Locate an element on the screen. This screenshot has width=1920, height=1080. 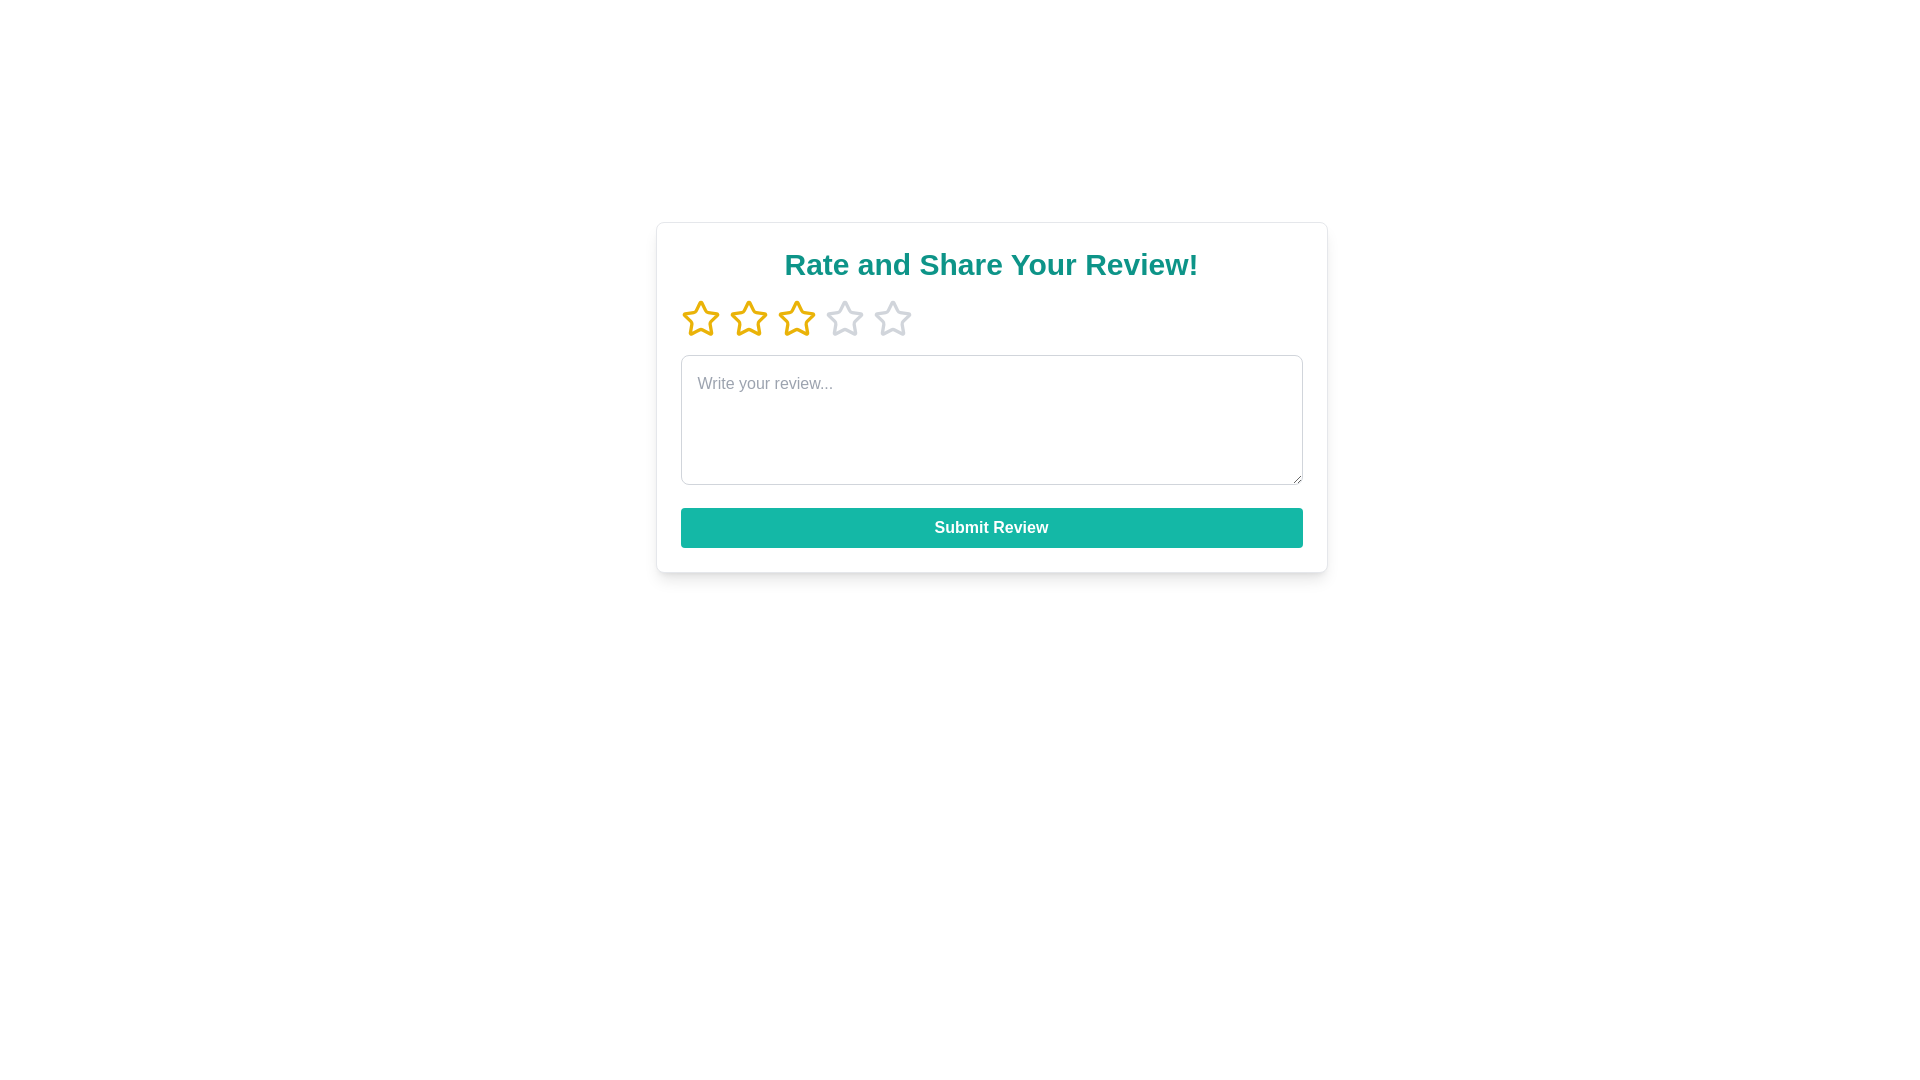
the star corresponding to 2 stars to preview the rating is located at coordinates (747, 318).